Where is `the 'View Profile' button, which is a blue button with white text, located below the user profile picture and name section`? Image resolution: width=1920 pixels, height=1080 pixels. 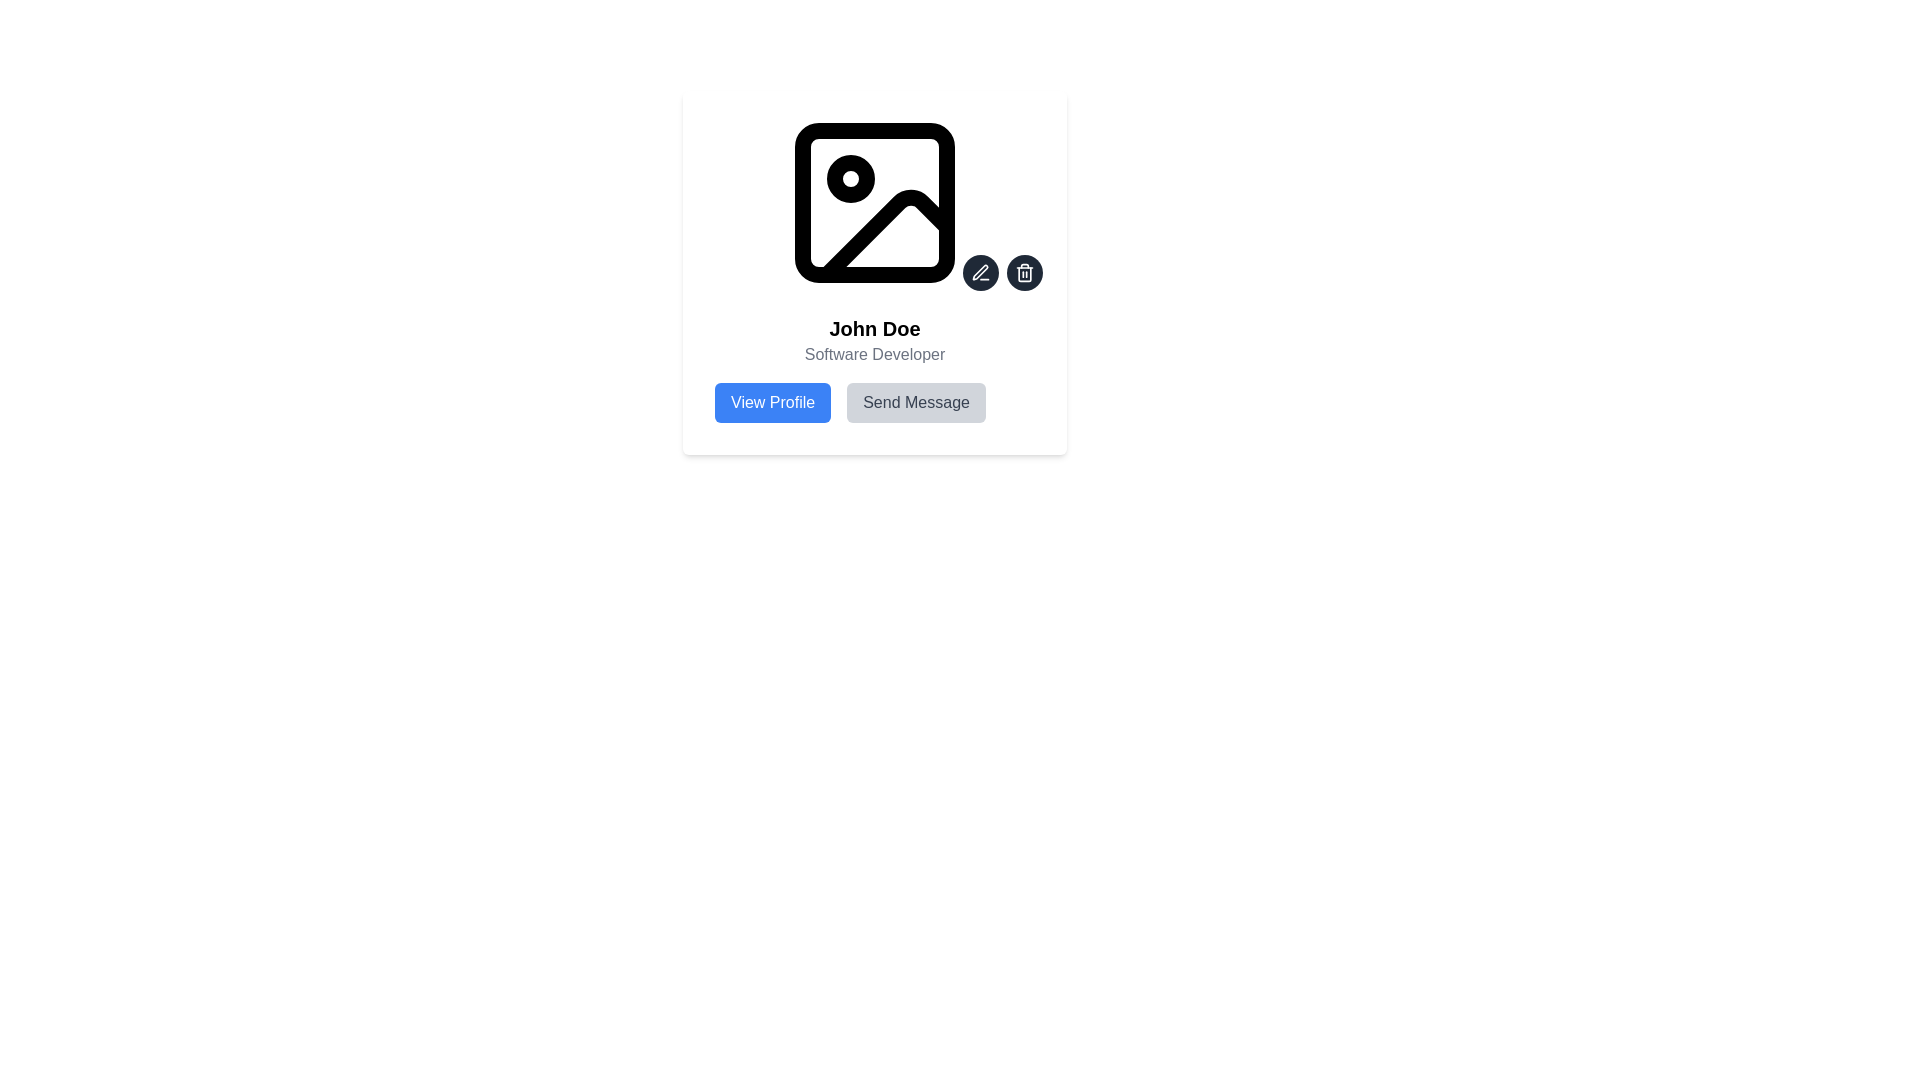 the 'View Profile' button, which is a blue button with white text, located below the user profile picture and name section is located at coordinates (772, 402).